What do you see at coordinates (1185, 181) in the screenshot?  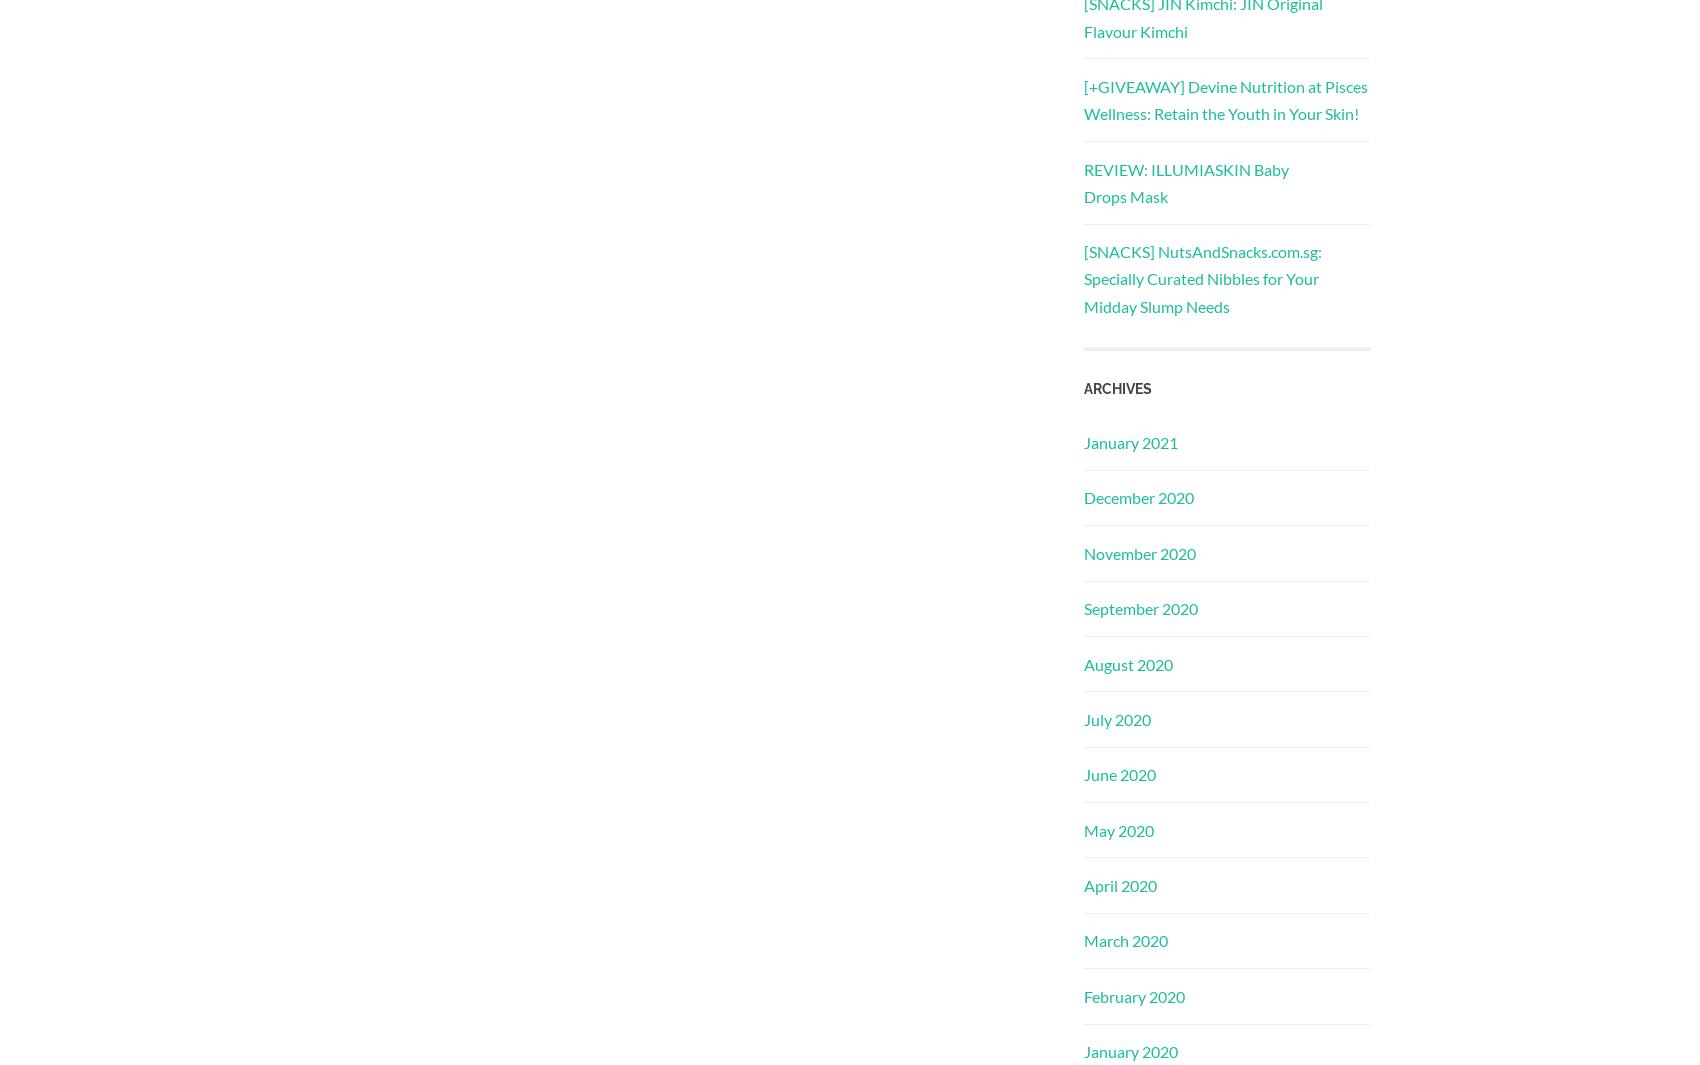 I see `'REVIEW: ILLUMIASKIN Baby Drops Mask'` at bounding box center [1185, 181].